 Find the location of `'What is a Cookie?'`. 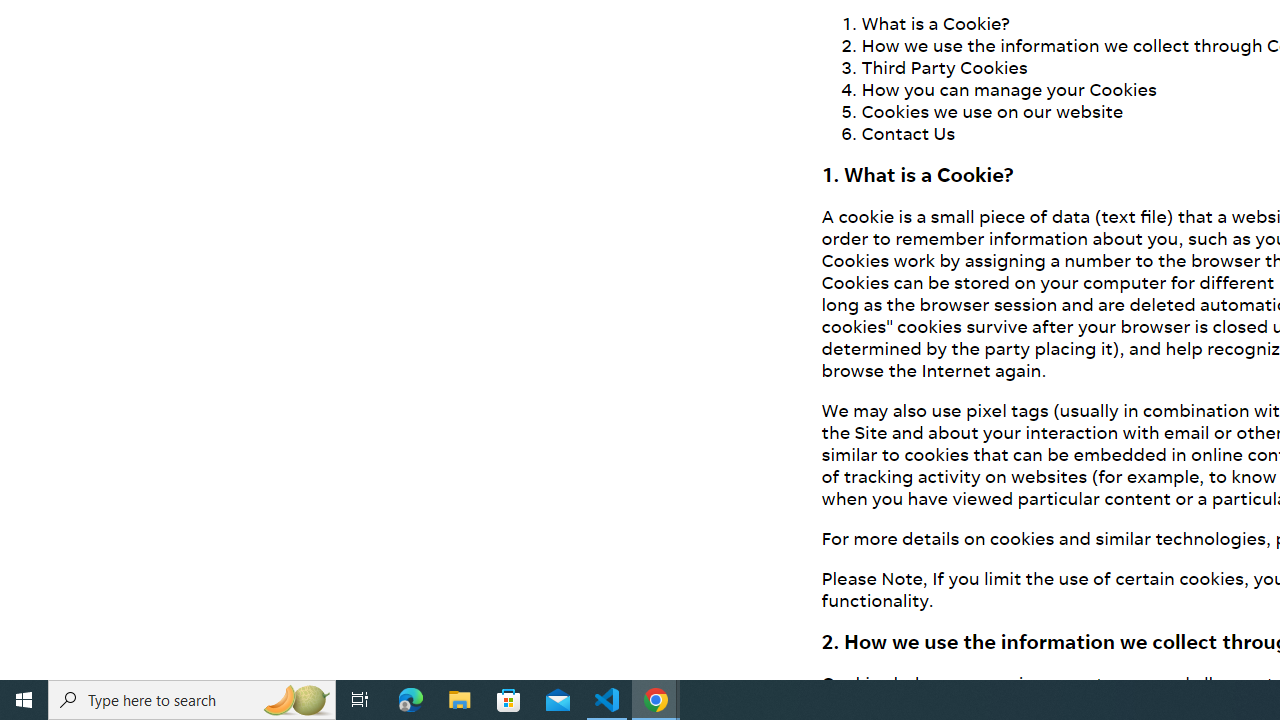

'What is a Cookie?' is located at coordinates (934, 23).